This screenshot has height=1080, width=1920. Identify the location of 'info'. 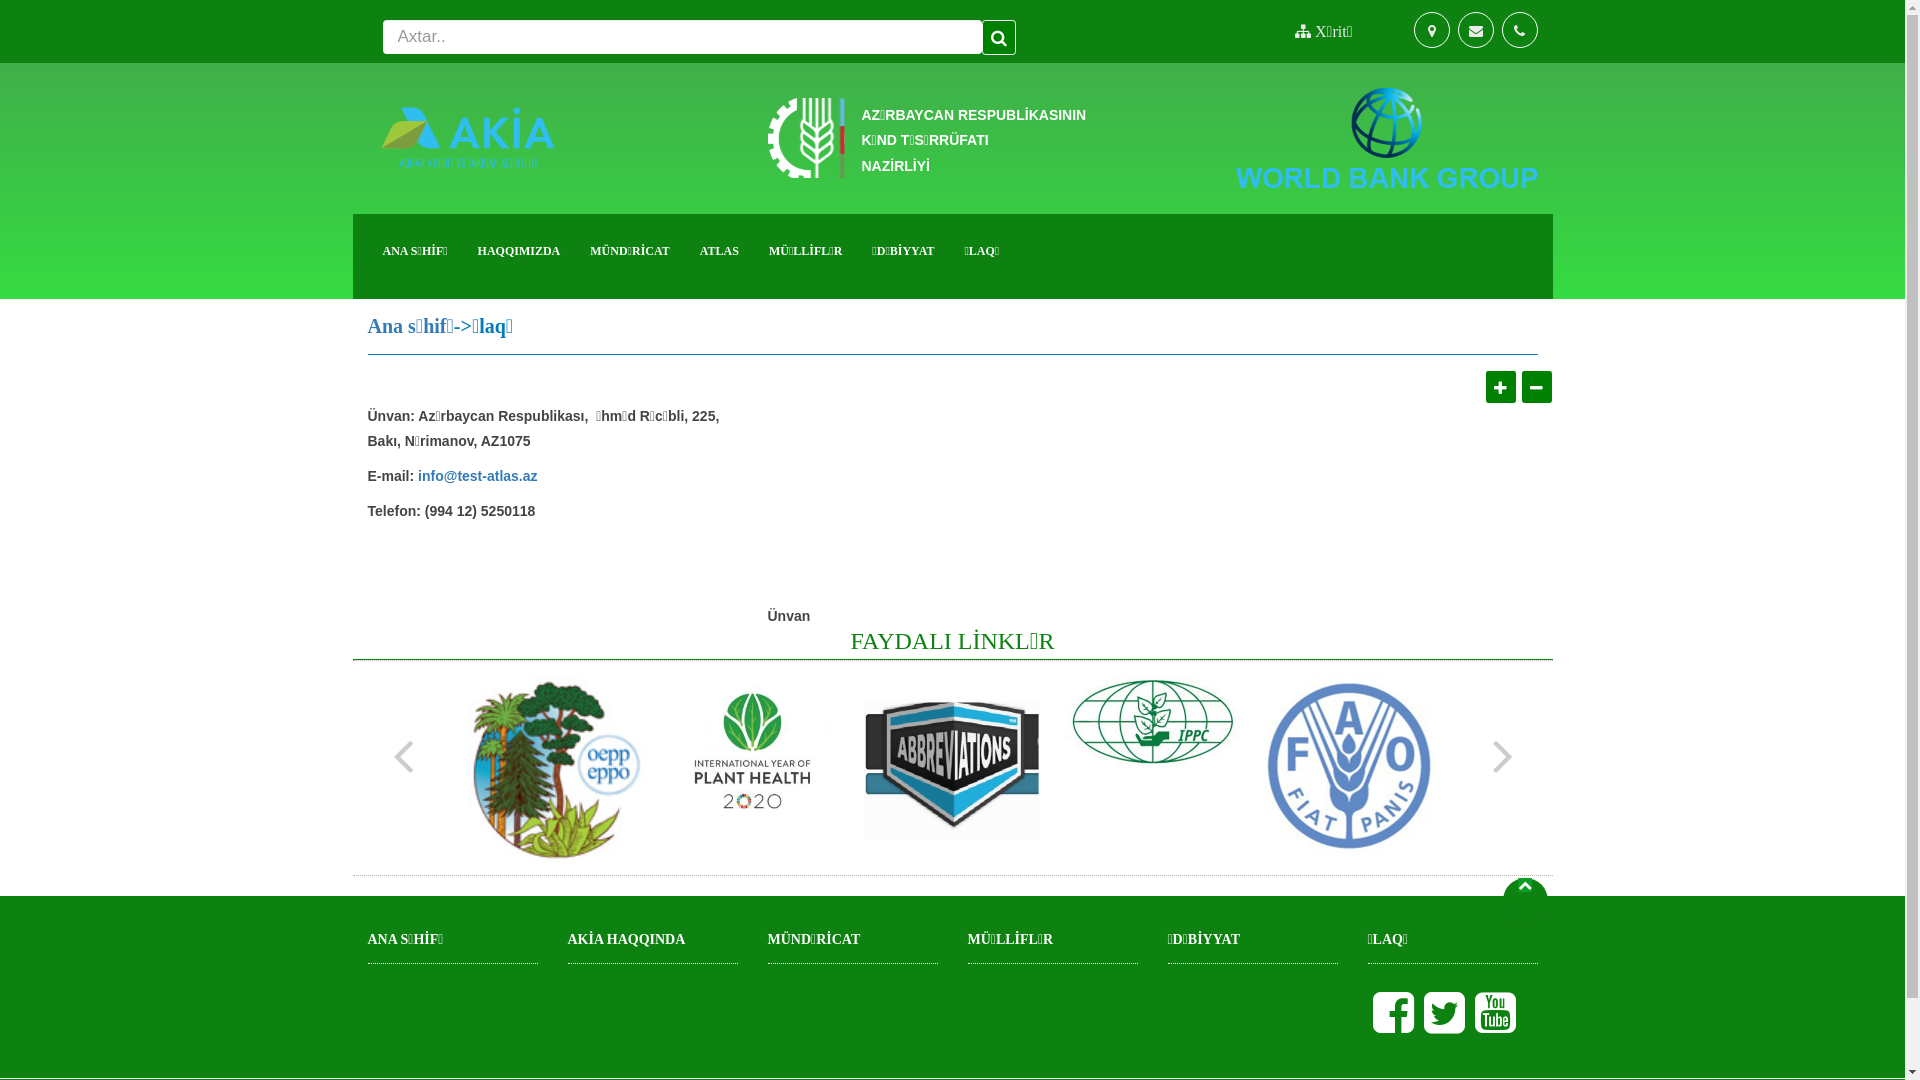
(430, 478).